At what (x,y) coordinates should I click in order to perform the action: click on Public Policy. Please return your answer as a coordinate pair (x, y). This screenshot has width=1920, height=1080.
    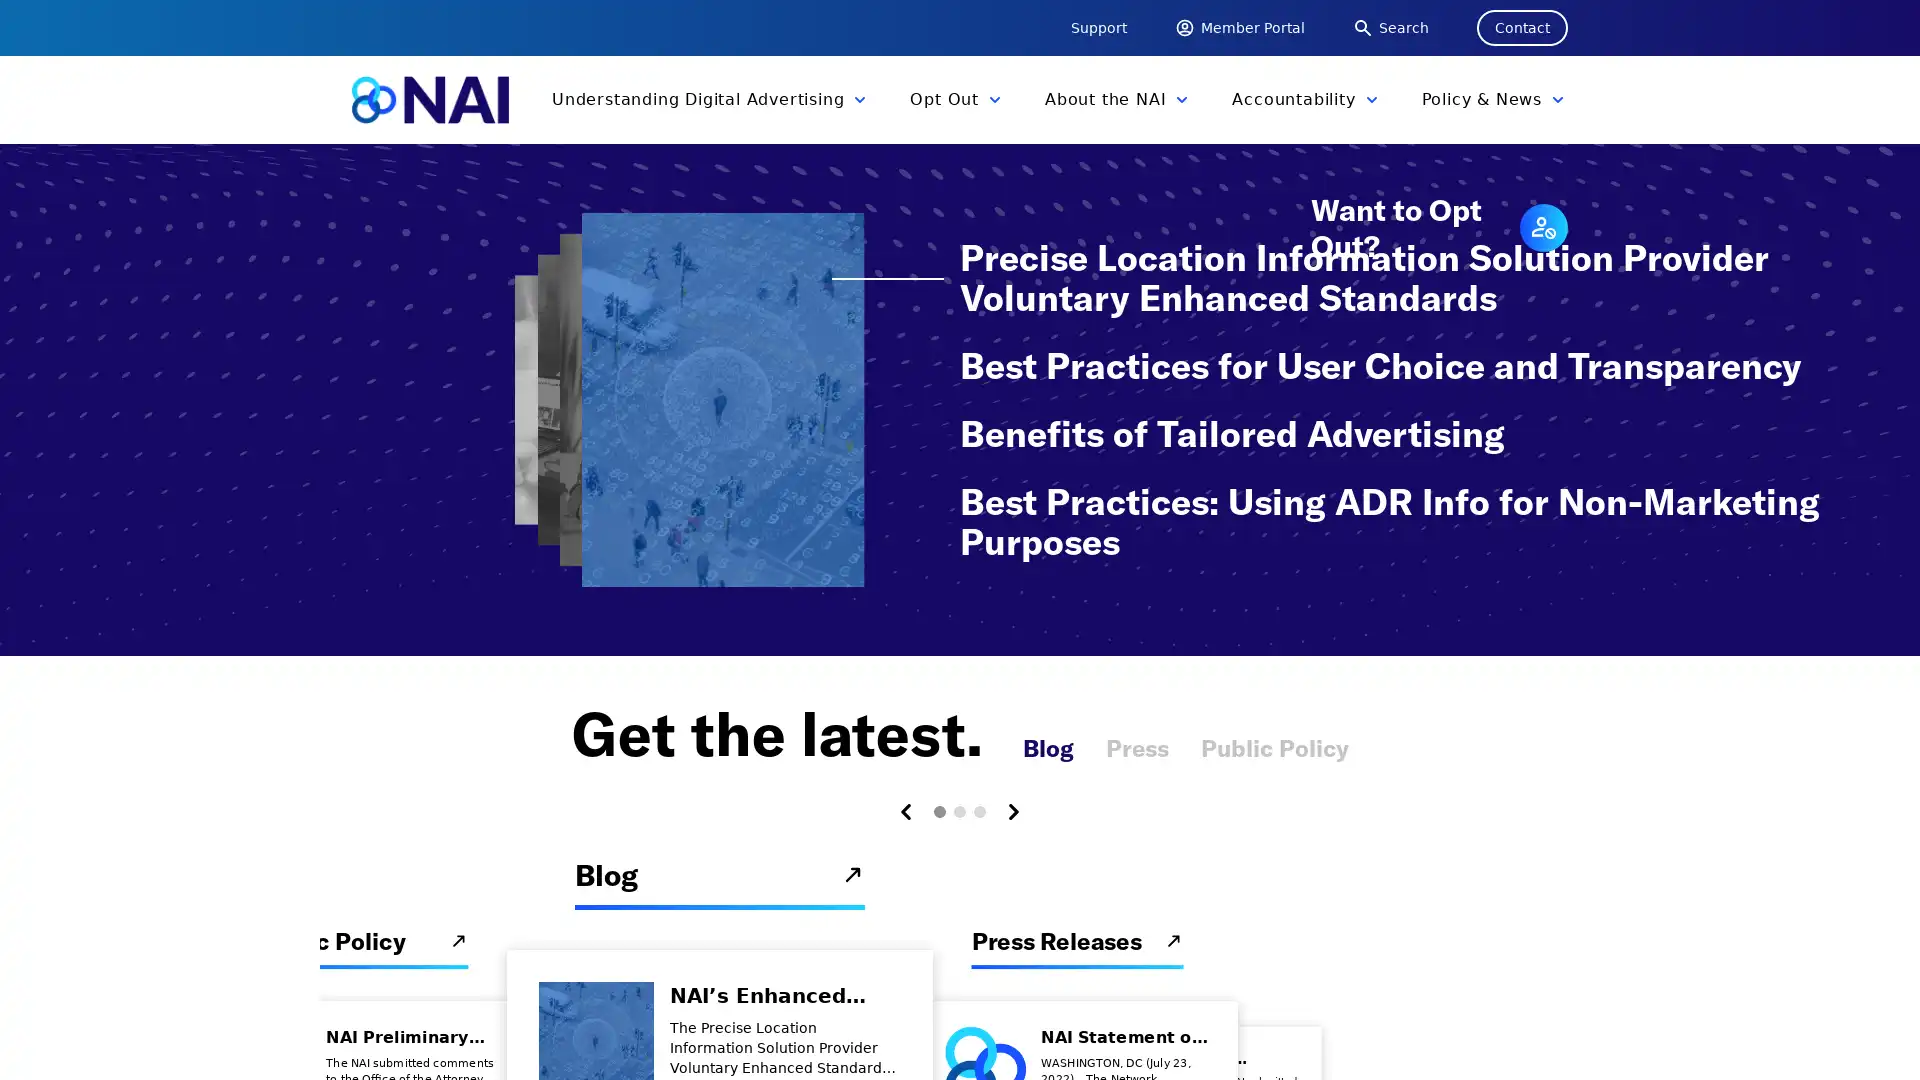
    Looking at the image, I should click on (1272, 748).